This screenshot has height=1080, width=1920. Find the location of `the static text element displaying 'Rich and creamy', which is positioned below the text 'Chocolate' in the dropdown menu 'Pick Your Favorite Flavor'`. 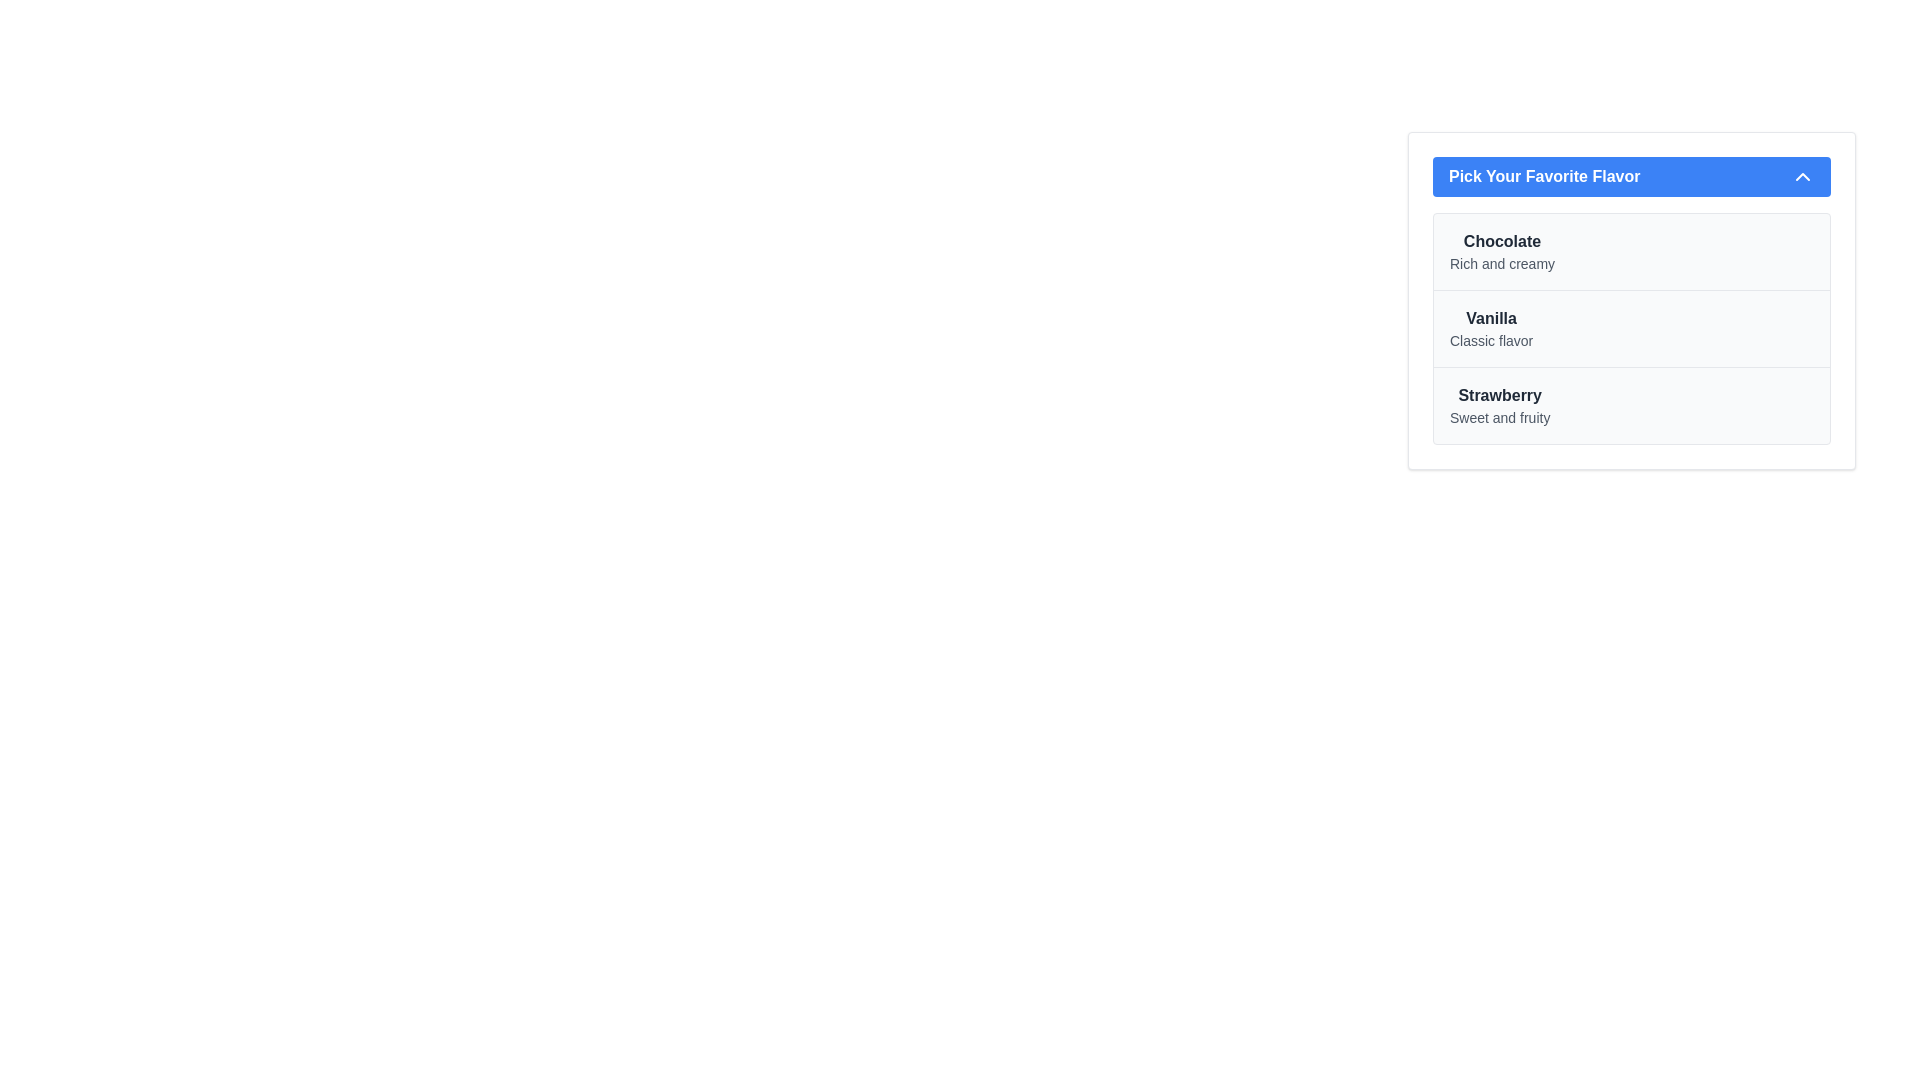

the static text element displaying 'Rich and creamy', which is positioned below the text 'Chocolate' in the dropdown menu 'Pick Your Favorite Flavor' is located at coordinates (1502, 262).